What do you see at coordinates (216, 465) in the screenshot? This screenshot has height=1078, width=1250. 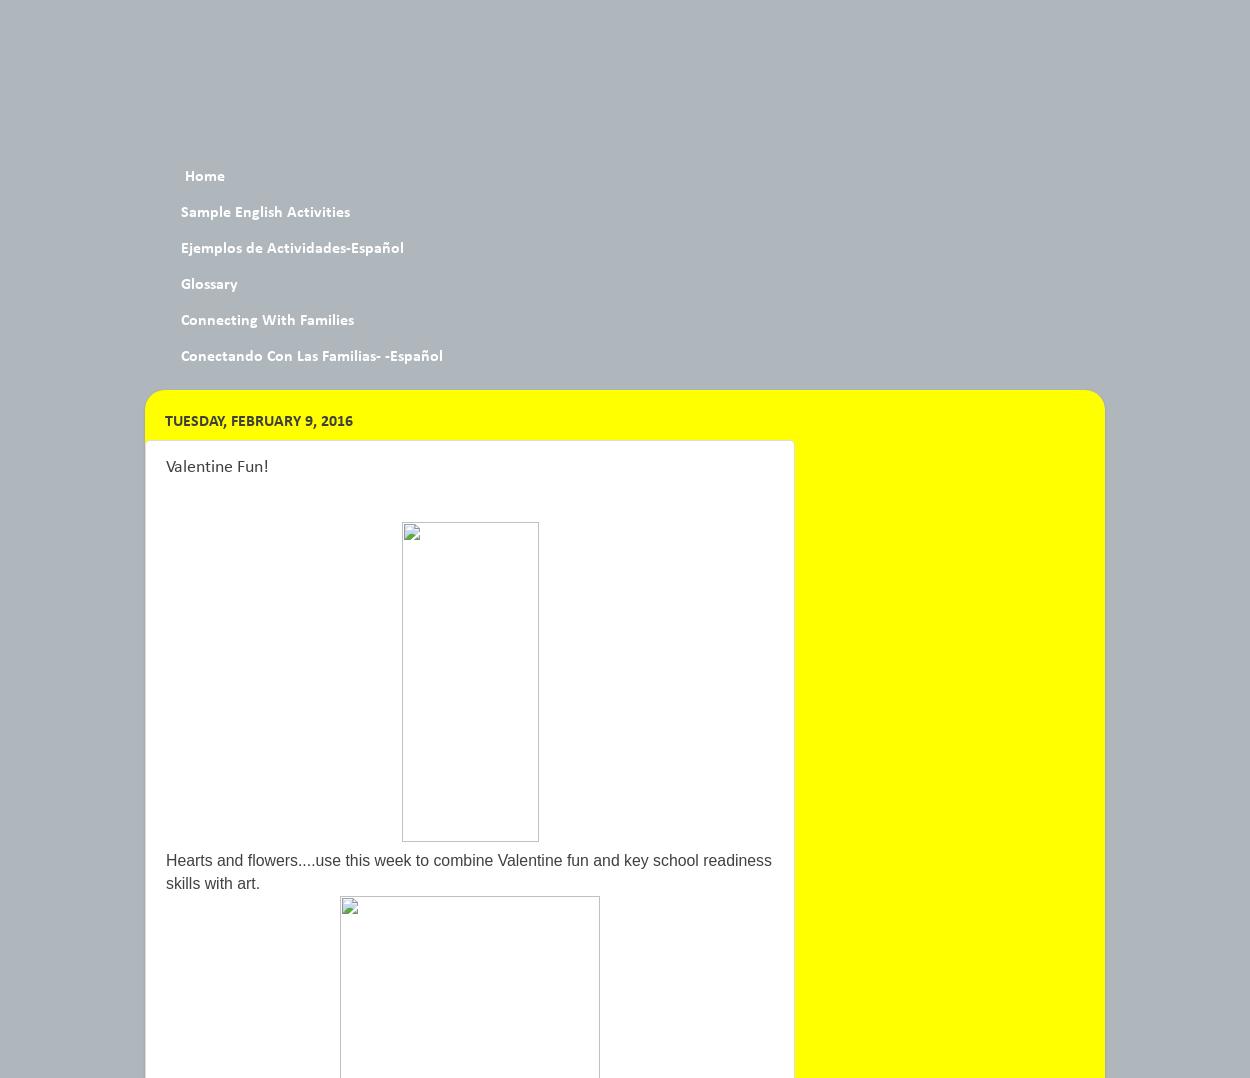 I see `'Valentine Fun!'` at bounding box center [216, 465].